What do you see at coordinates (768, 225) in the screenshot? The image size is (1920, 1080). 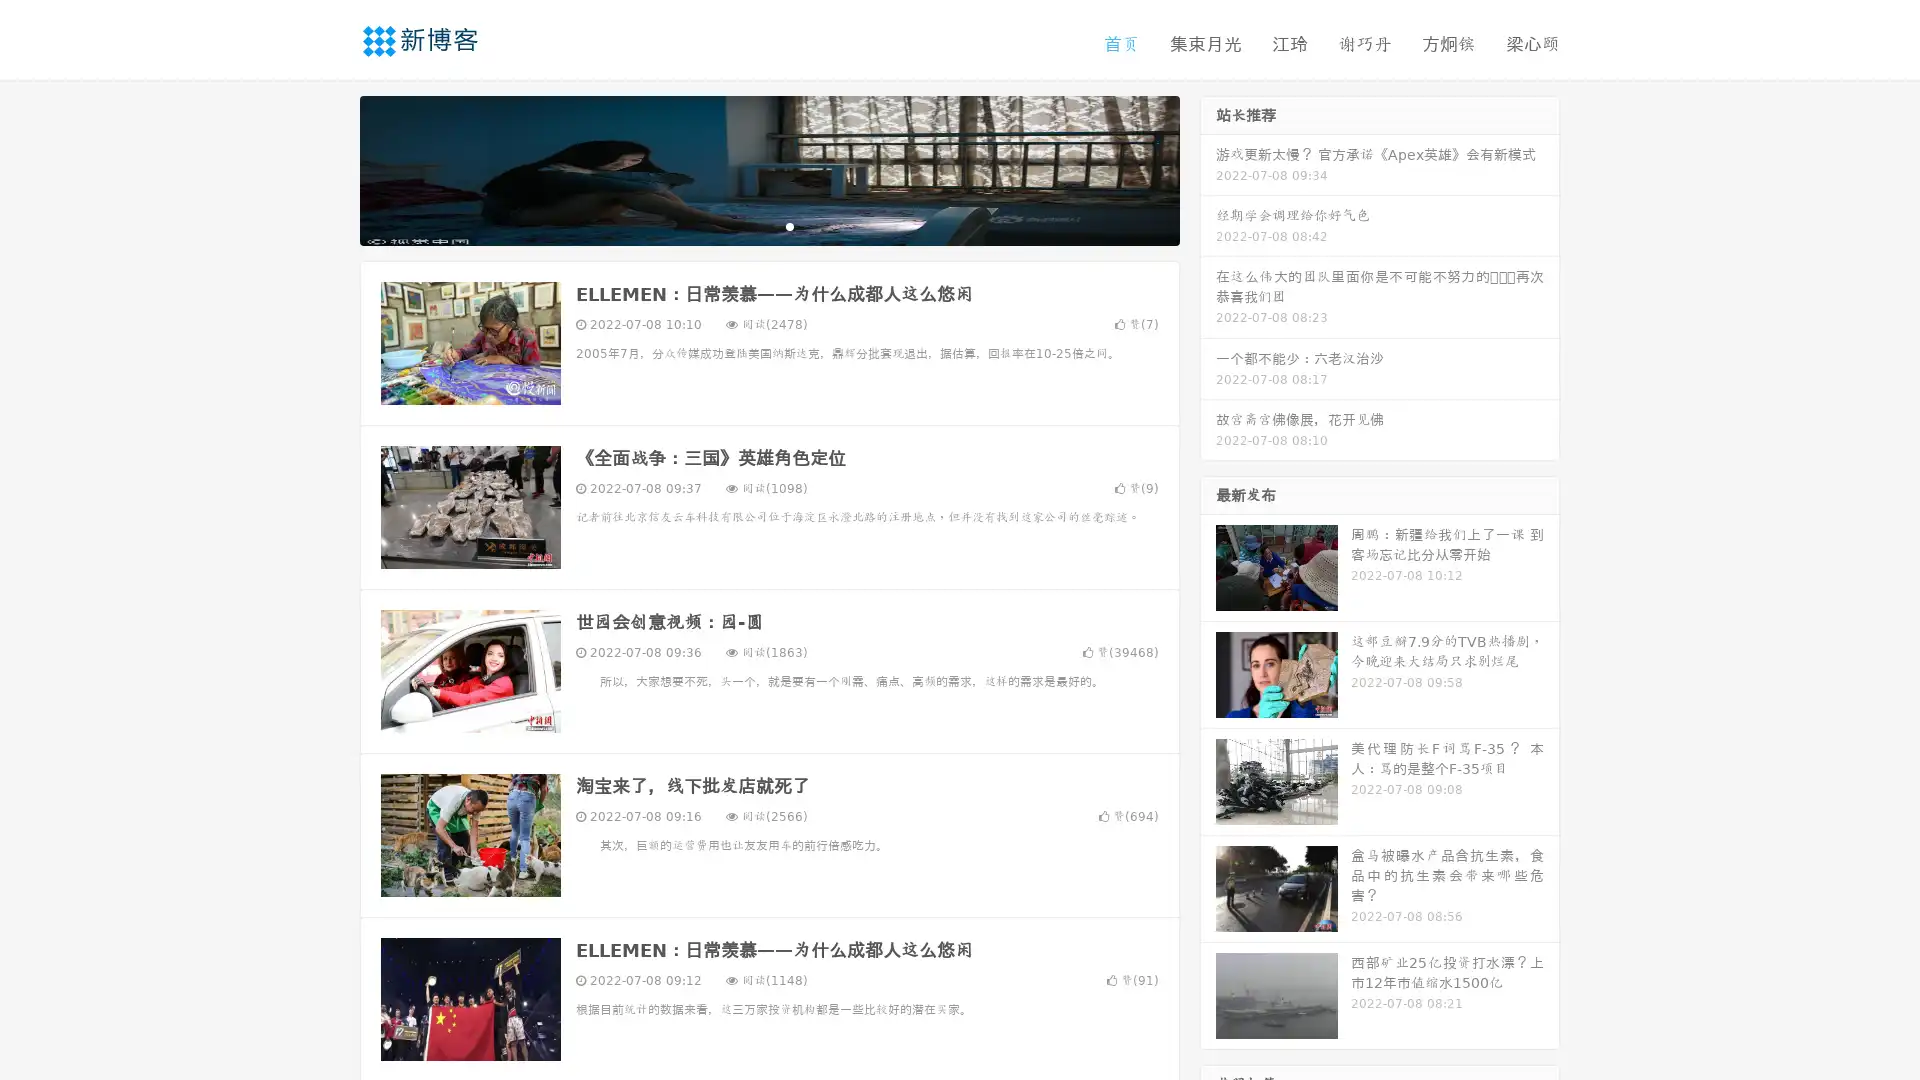 I see `Go to slide 2` at bounding box center [768, 225].